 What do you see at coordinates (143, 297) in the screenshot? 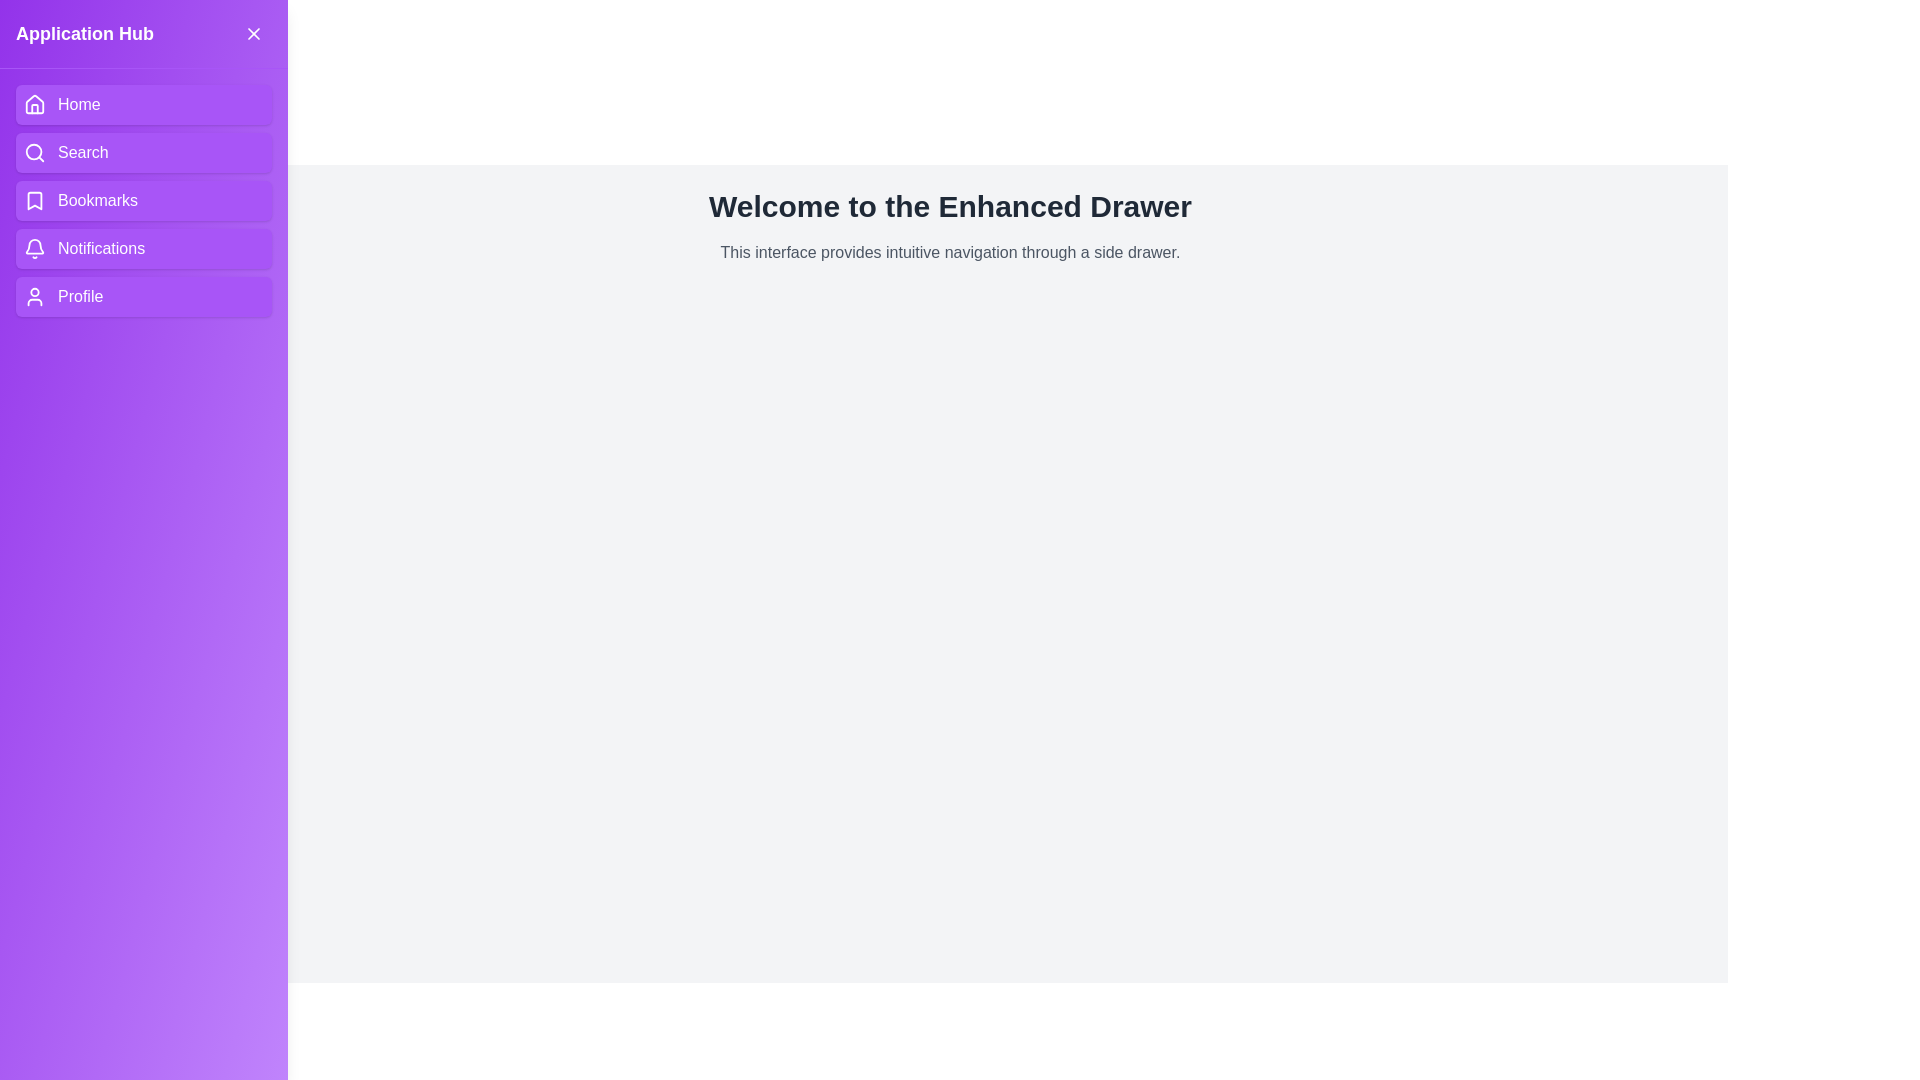
I see `the navigation item Profile in the drawer to navigate to the corresponding section` at bounding box center [143, 297].